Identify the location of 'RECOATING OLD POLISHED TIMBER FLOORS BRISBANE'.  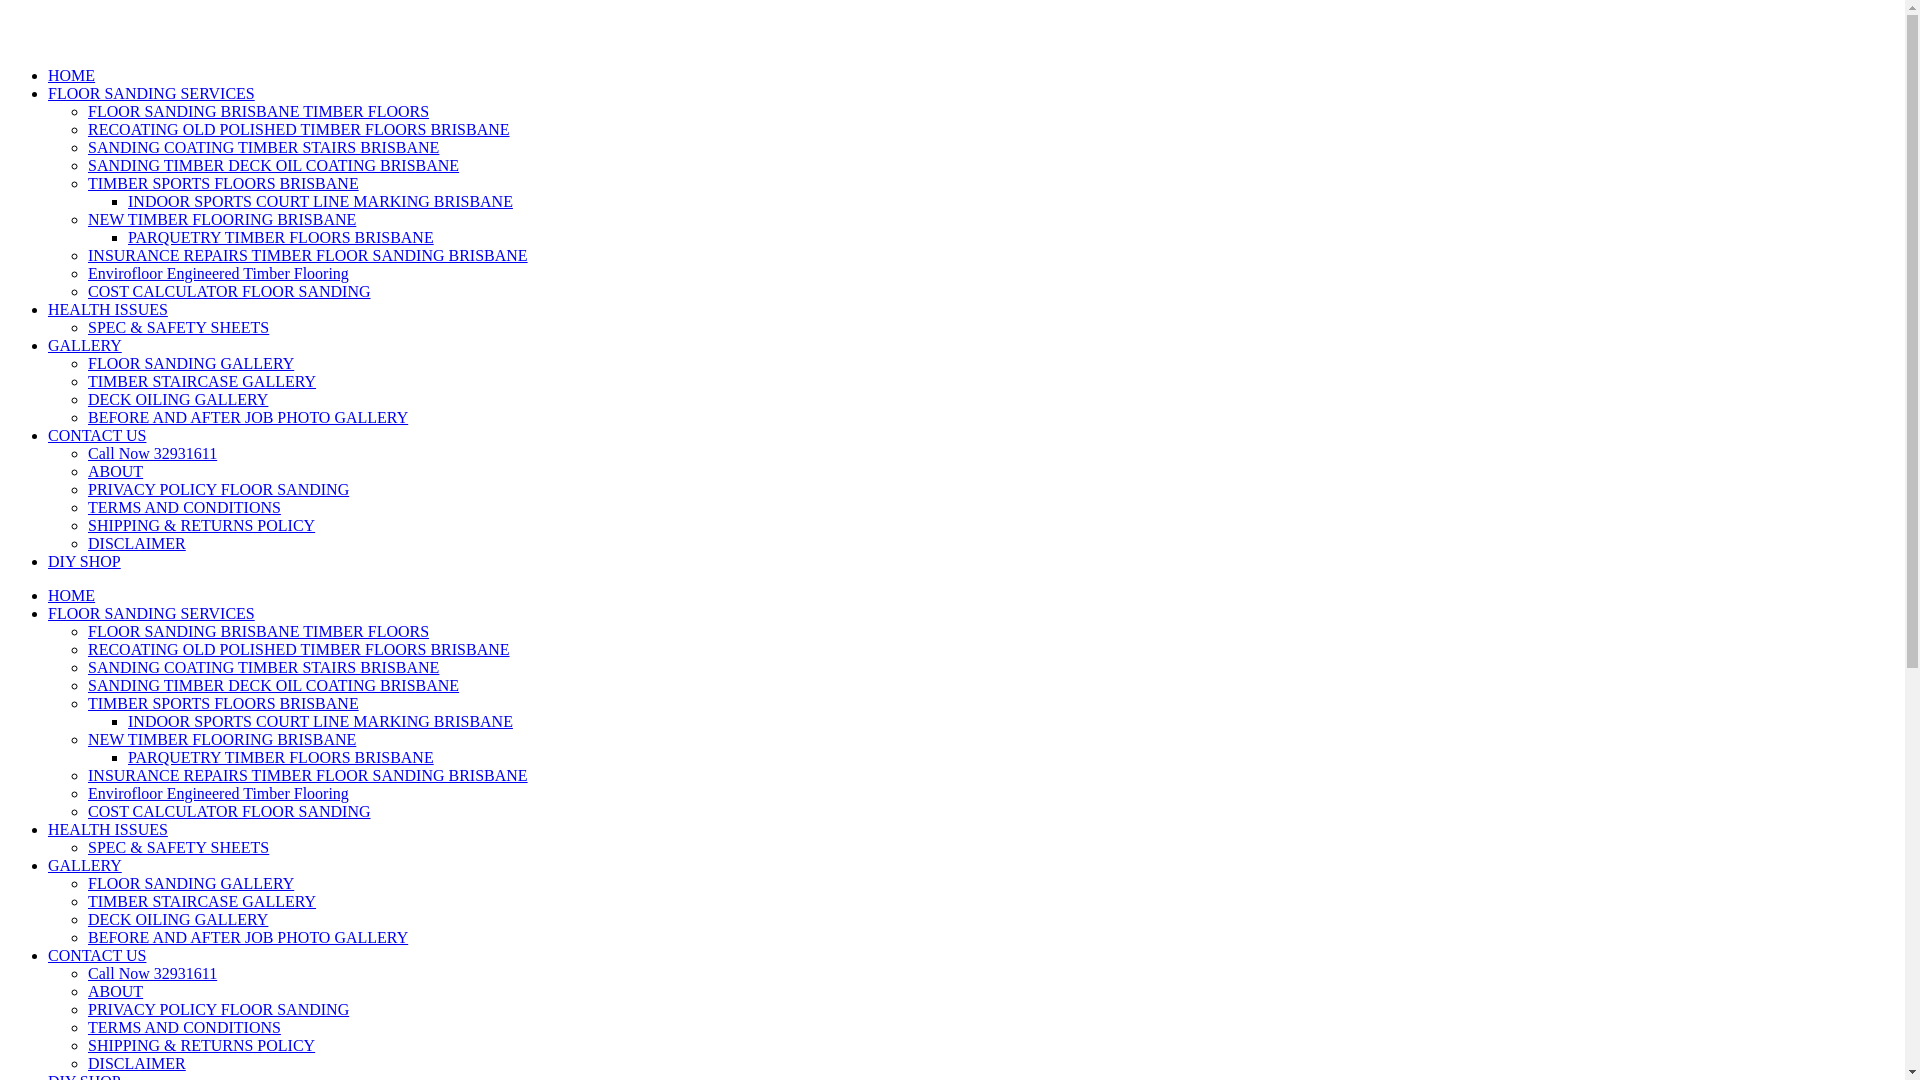
(297, 129).